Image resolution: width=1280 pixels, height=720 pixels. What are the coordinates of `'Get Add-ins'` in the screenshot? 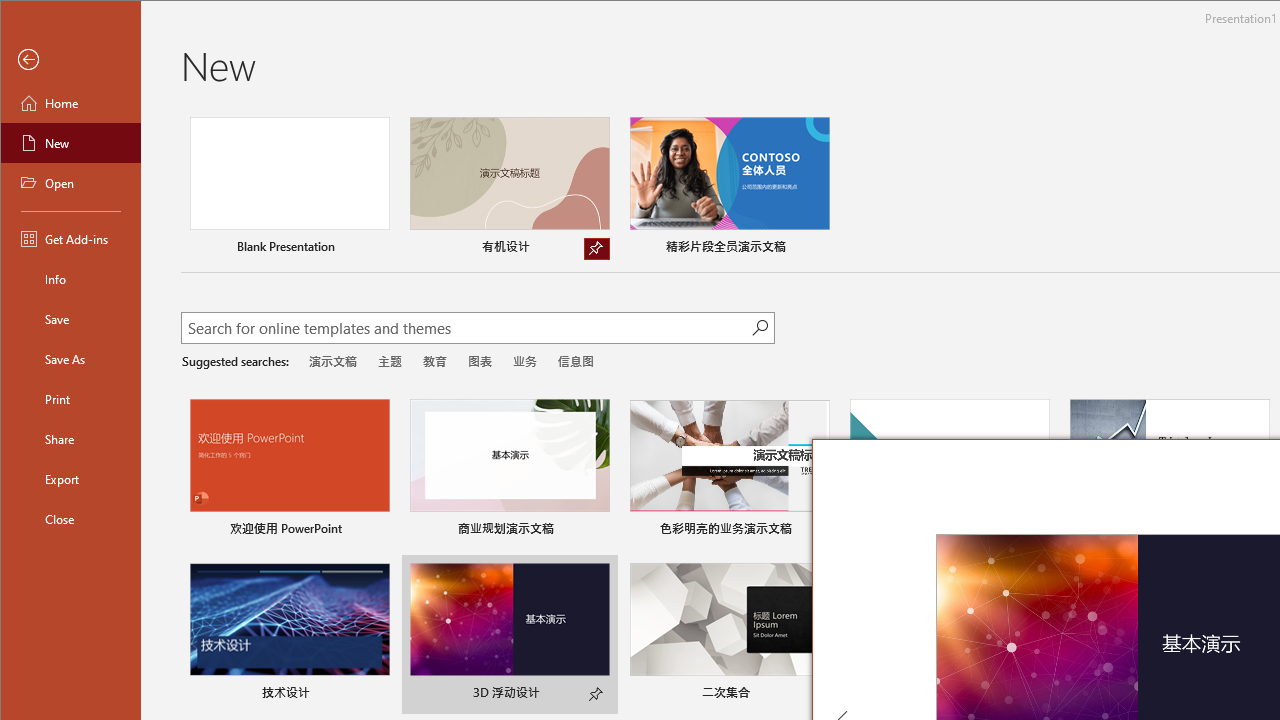 It's located at (71, 238).